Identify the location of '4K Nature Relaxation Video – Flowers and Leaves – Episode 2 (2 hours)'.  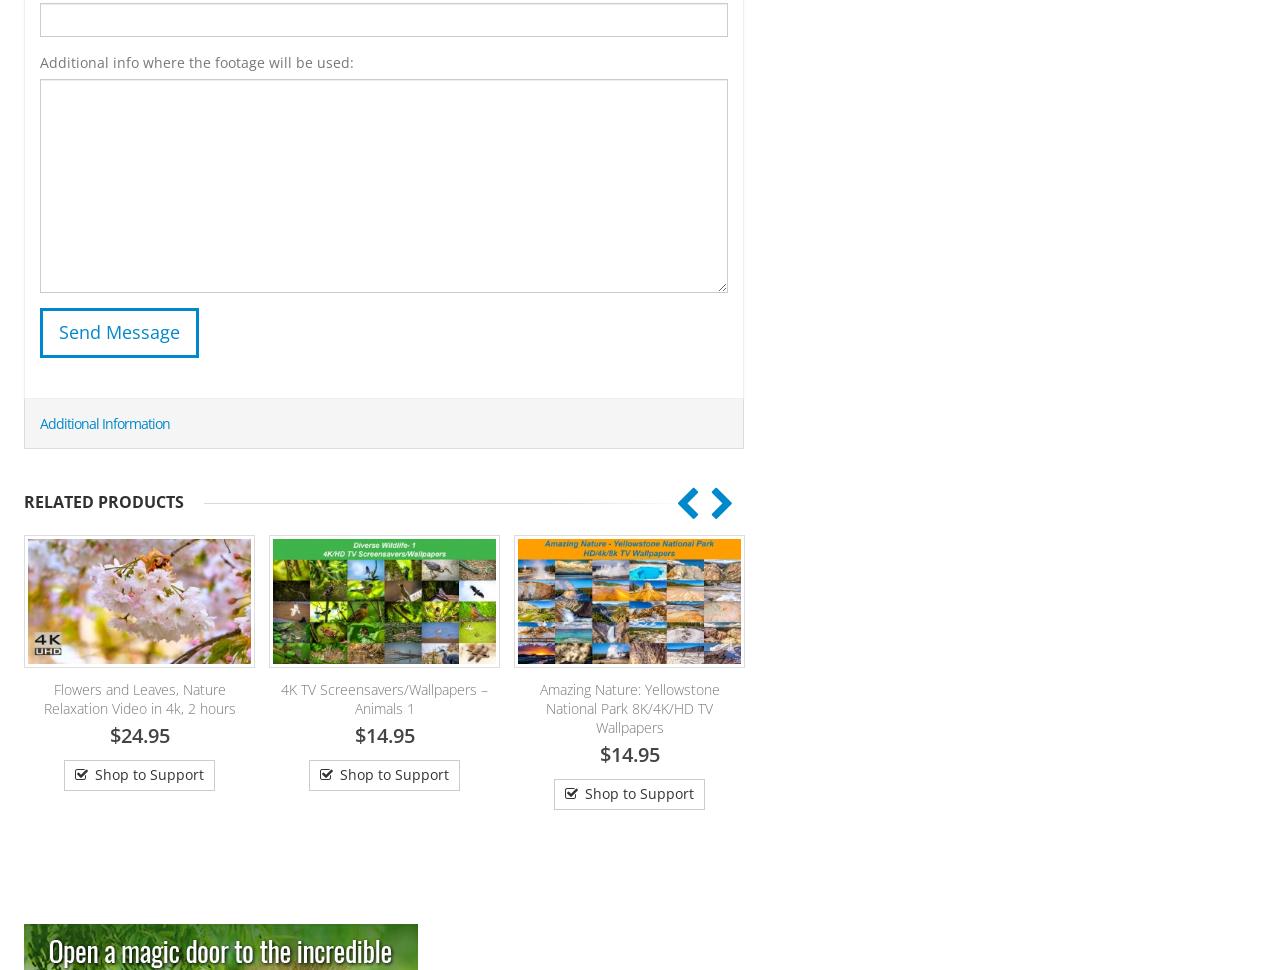
(926, 708).